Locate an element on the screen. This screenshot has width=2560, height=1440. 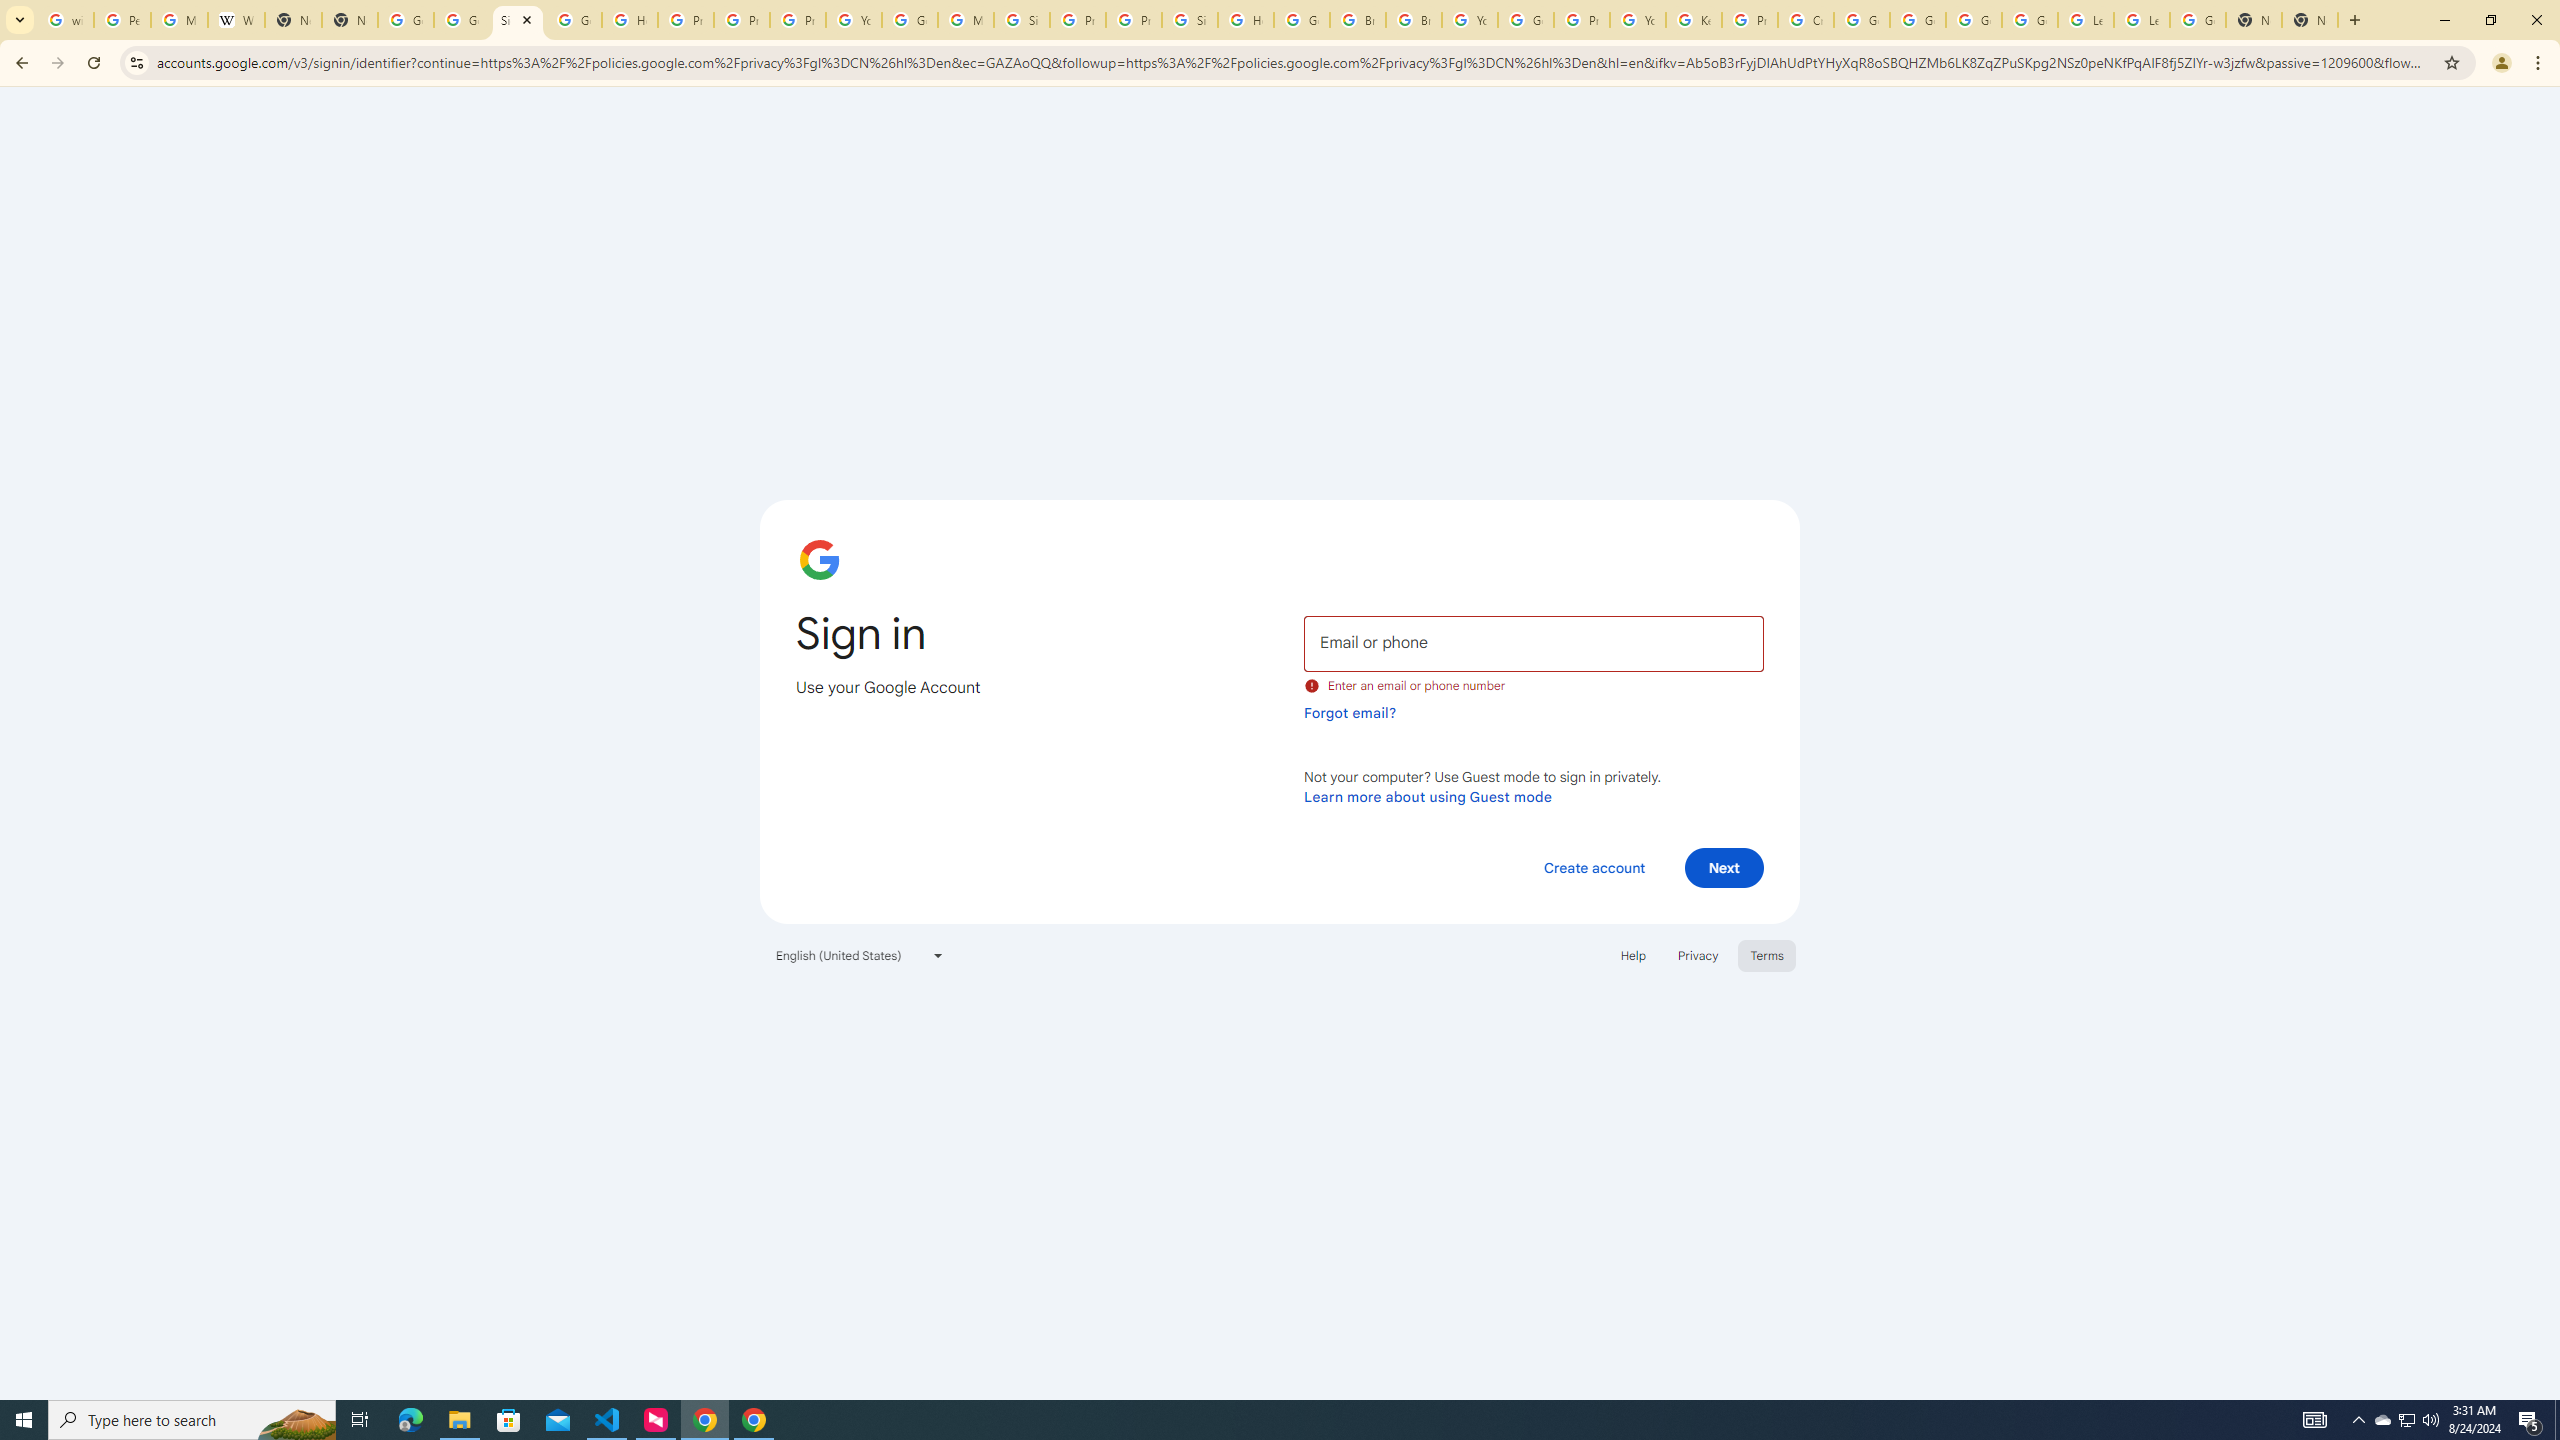
'Learn more about using Guest mode' is located at coordinates (1427, 796).